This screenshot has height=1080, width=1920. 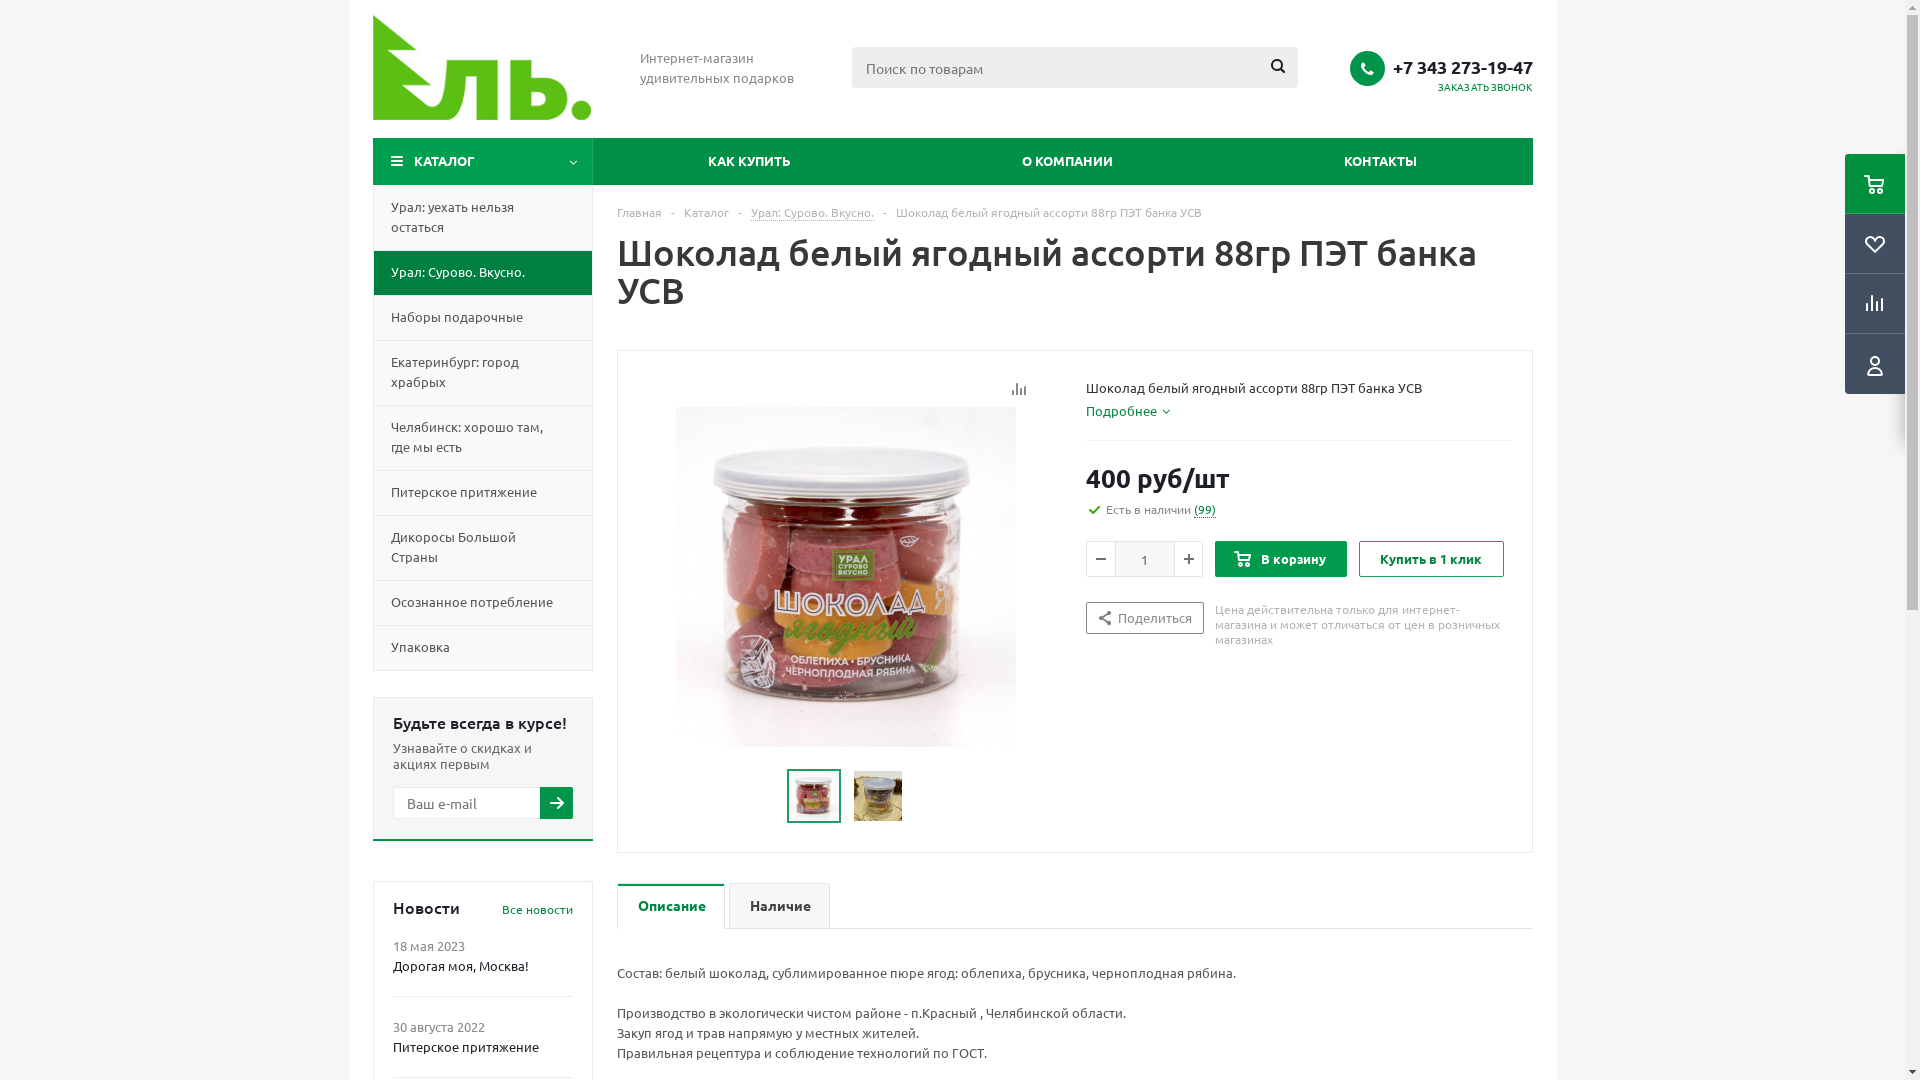 I want to click on '+7 343 273-19-47', so click(x=1462, y=65).